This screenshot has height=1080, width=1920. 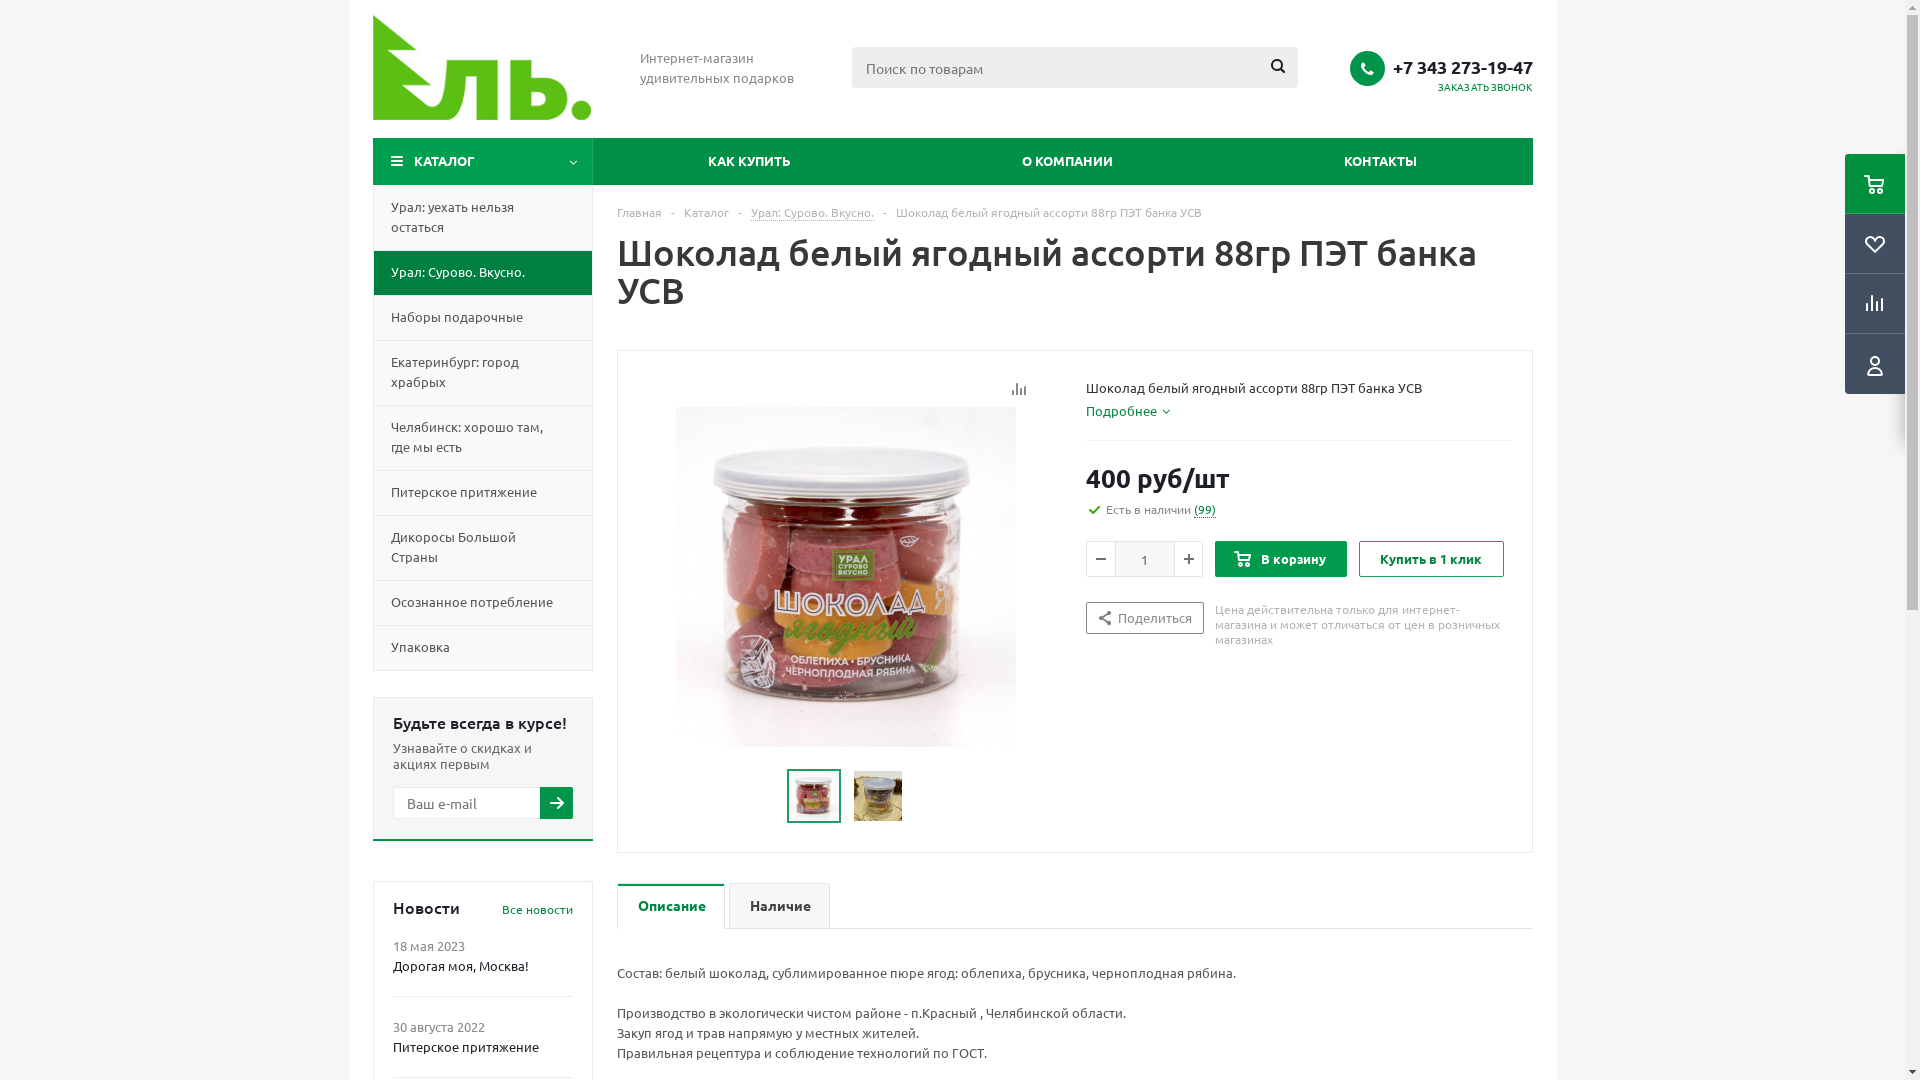 I want to click on '+7 343 273-19-47', so click(x=1462, y=65).